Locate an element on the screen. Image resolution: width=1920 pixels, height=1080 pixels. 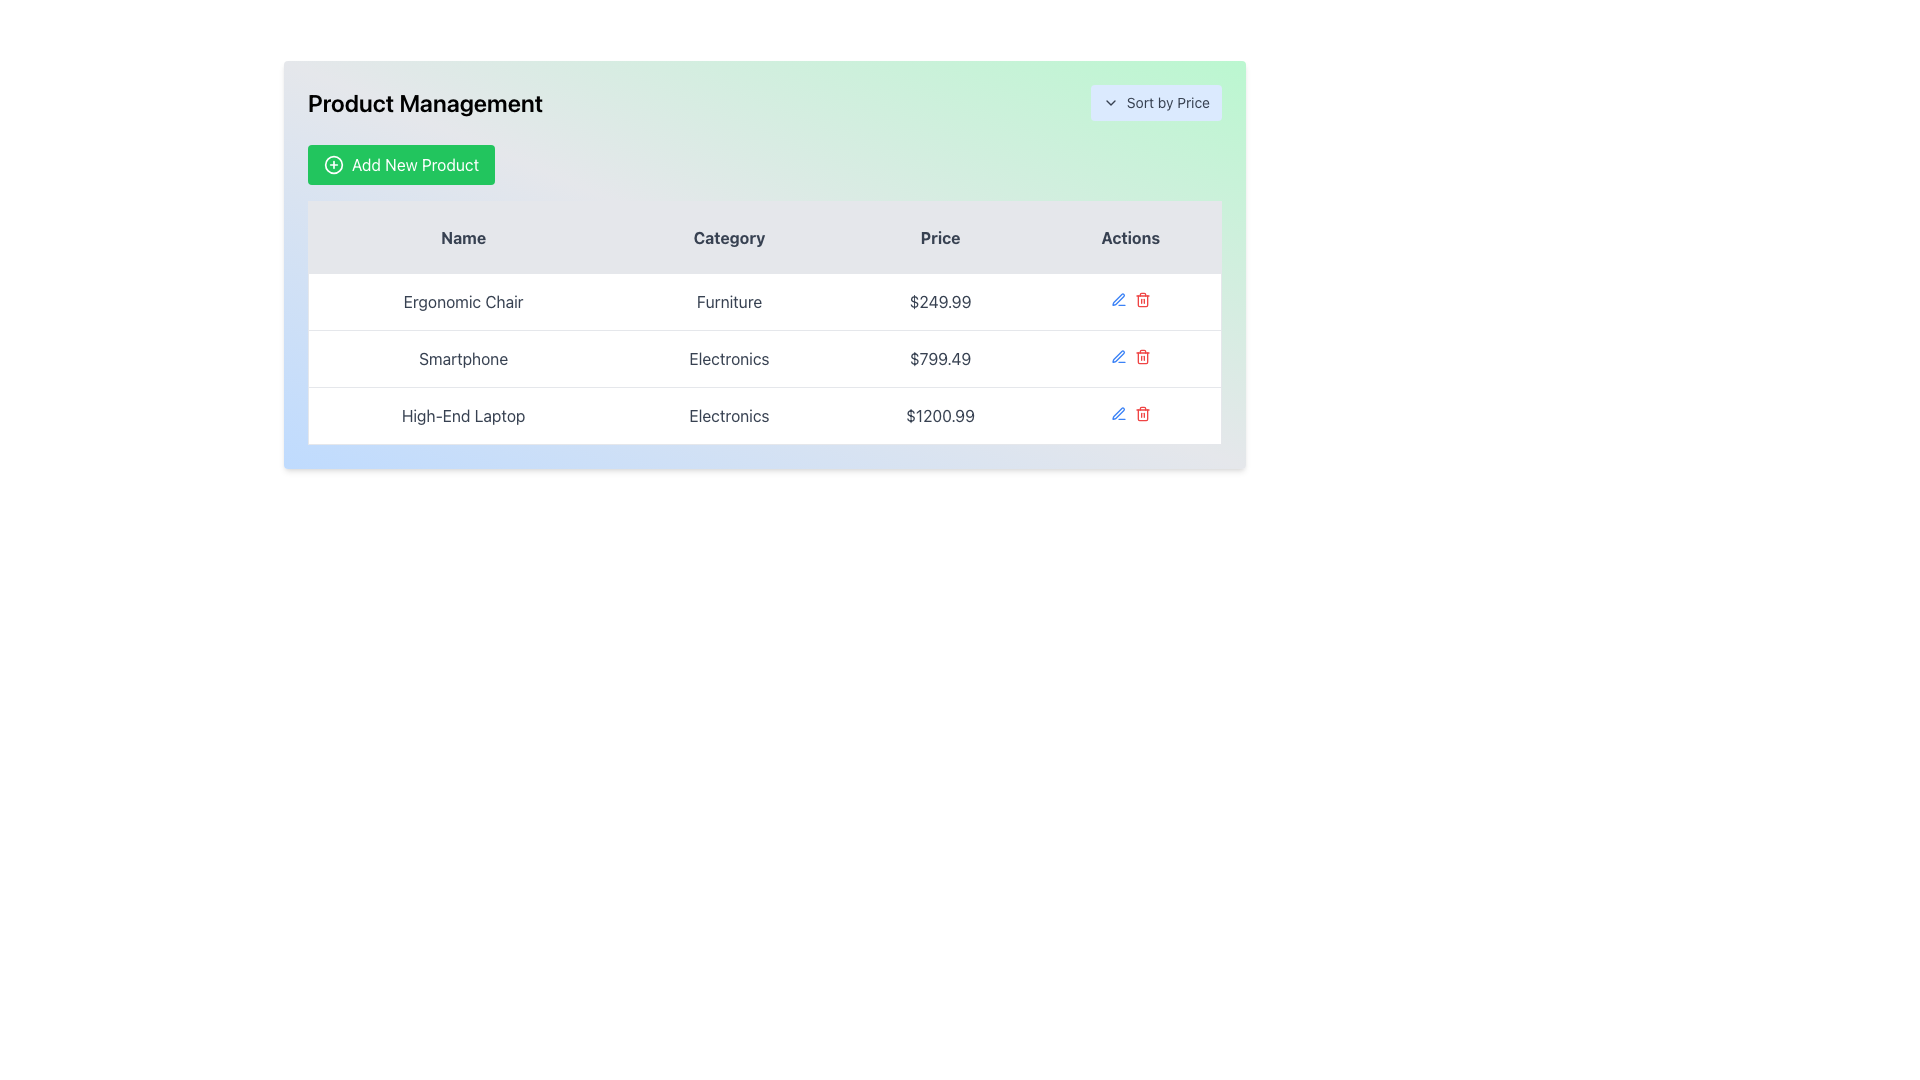
the red trash icon button at the end of the action column in the last row of the product information table is located at coordinates (1142, 412).